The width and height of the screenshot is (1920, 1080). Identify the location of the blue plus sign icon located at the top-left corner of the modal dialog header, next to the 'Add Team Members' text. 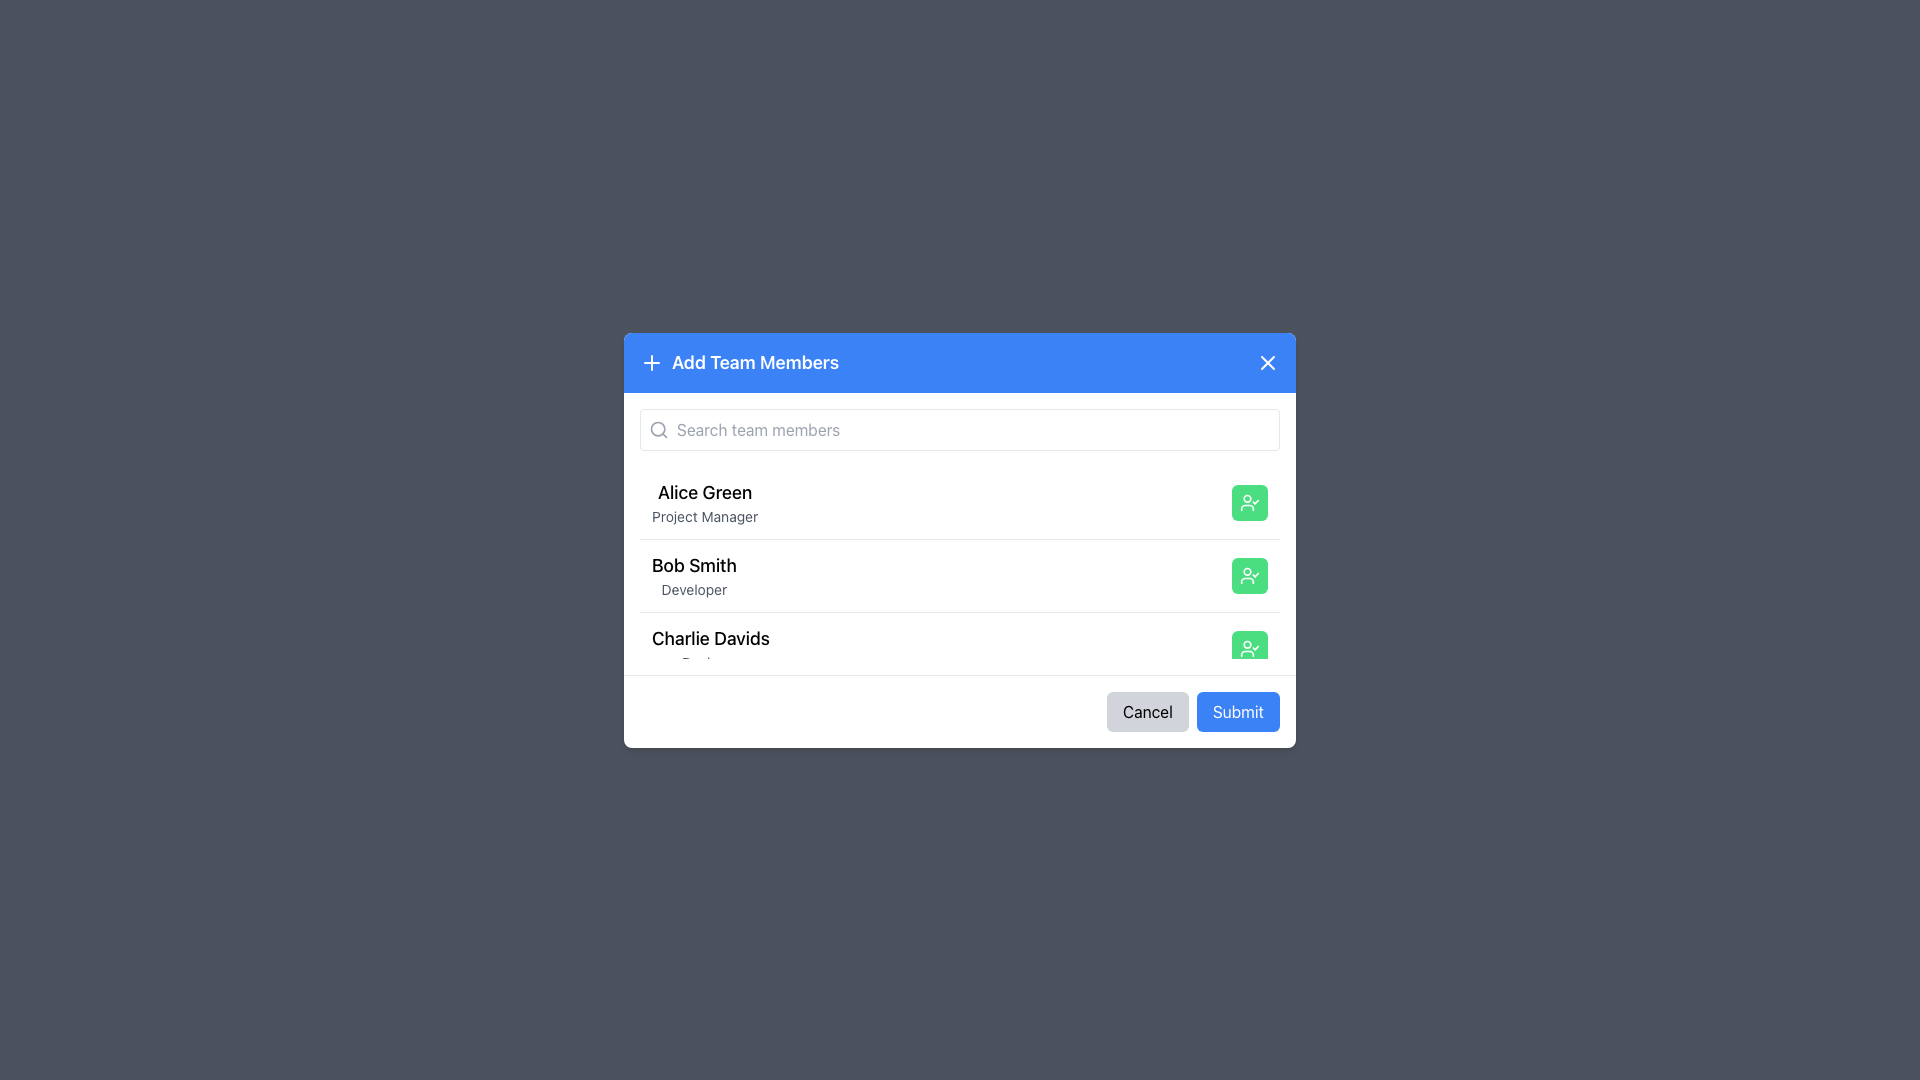
(652, 362).